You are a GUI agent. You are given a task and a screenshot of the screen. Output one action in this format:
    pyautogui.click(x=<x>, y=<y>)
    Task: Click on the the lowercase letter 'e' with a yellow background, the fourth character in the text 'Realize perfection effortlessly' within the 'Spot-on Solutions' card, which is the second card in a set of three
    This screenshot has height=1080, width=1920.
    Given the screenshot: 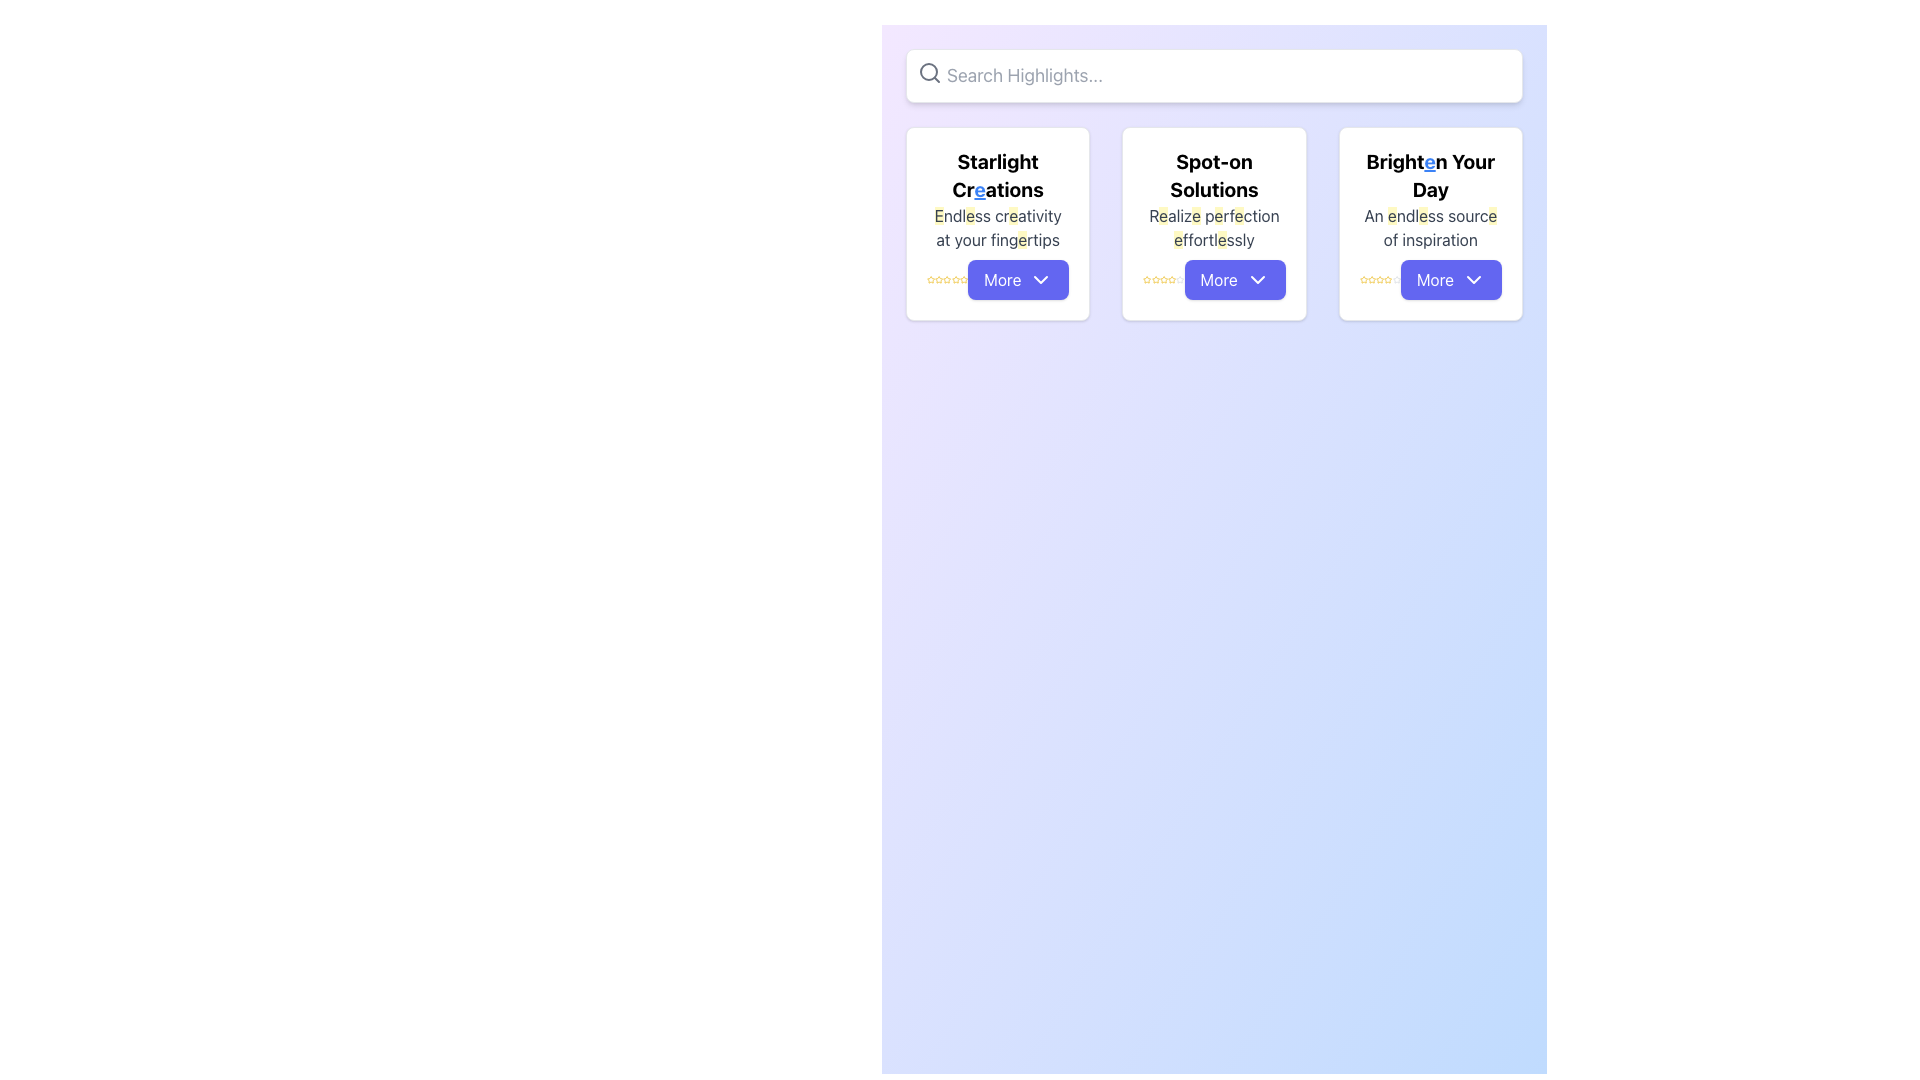 What is the action you would take?
    pyautogui.click(x=1196, y=216)
    